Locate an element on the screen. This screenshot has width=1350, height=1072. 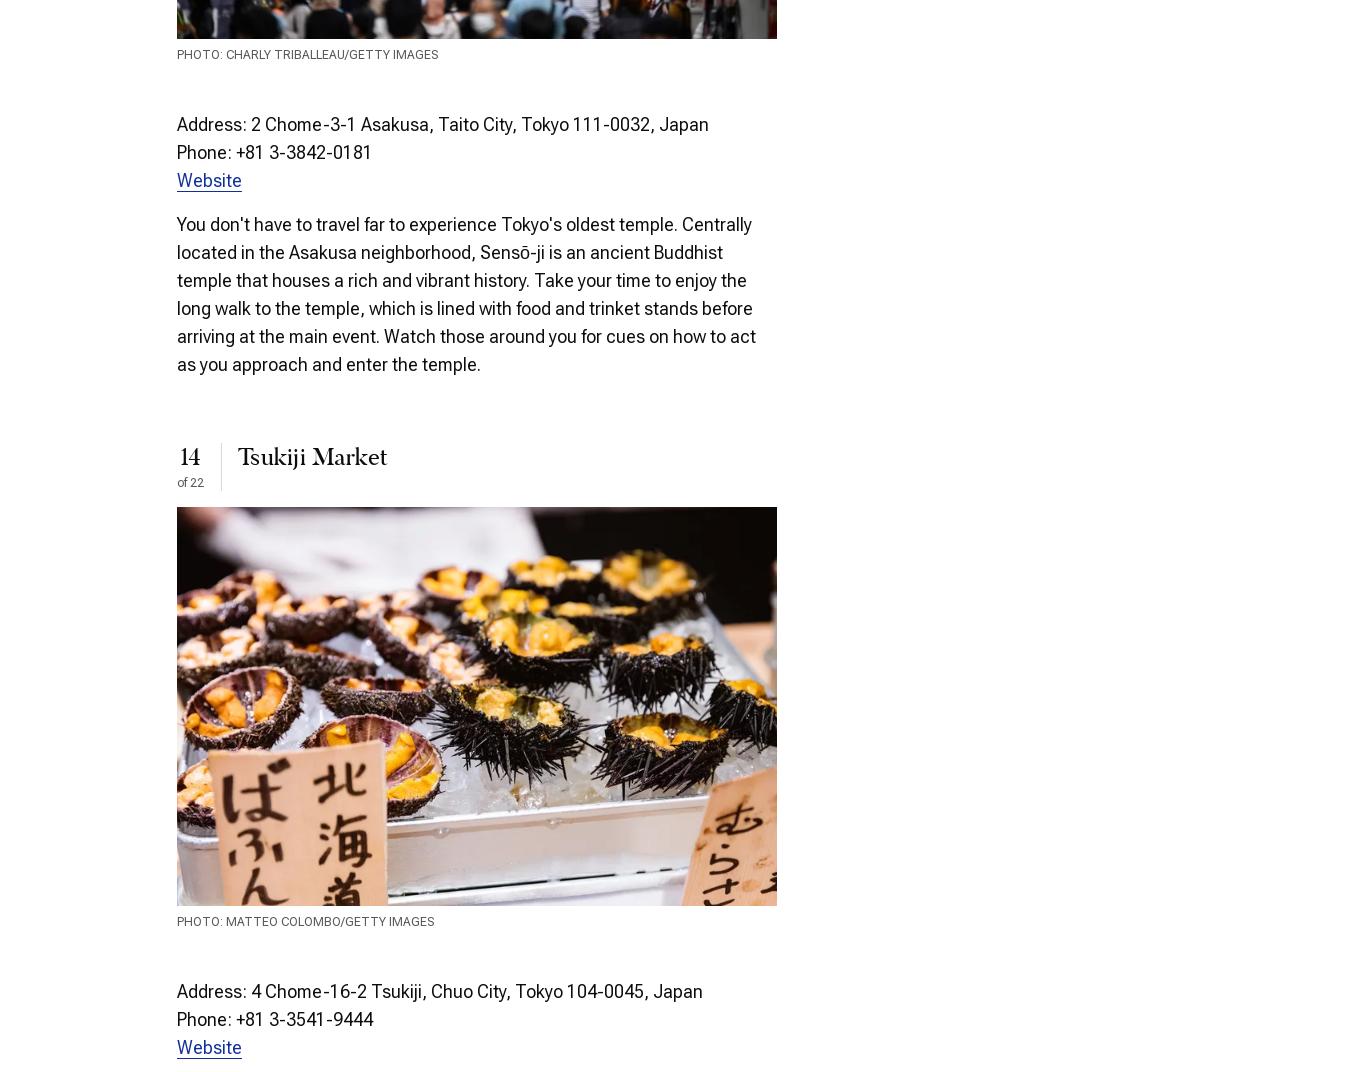
'Matteo Colombo/Getty Images' is located at coordinates (225, 922).